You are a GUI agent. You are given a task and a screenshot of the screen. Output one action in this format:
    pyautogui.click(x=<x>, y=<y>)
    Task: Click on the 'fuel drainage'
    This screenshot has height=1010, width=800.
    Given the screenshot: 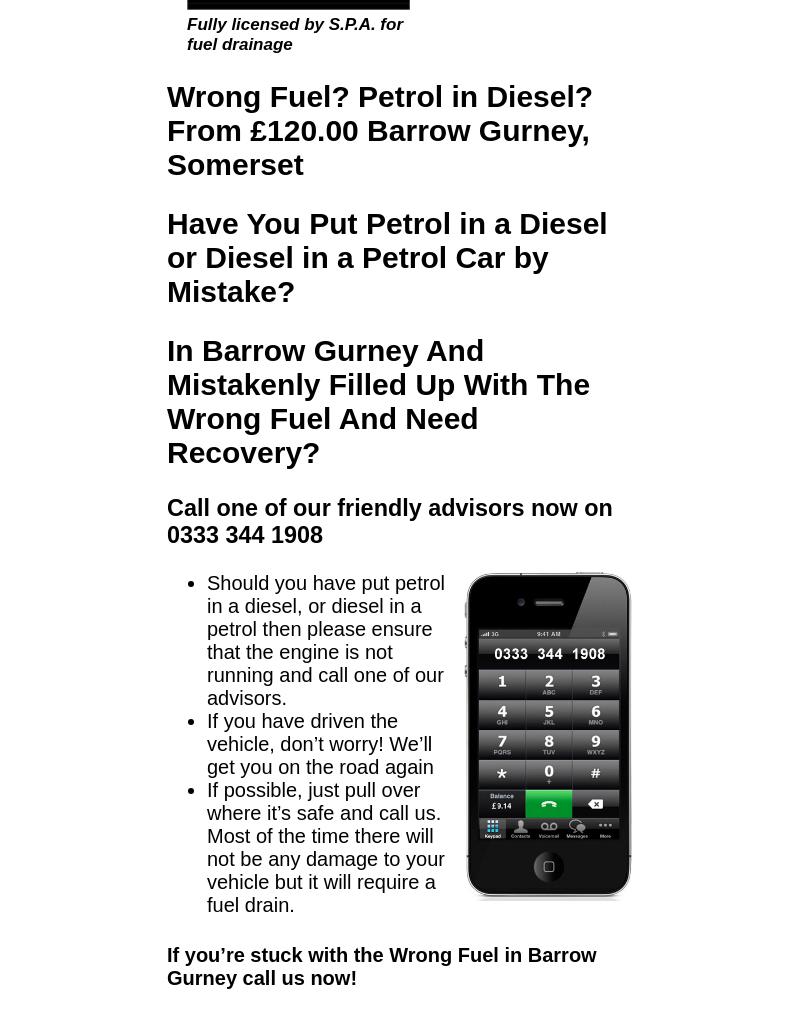 What is the action you would take?
    pyautogui.click(x=238, y=43)
    